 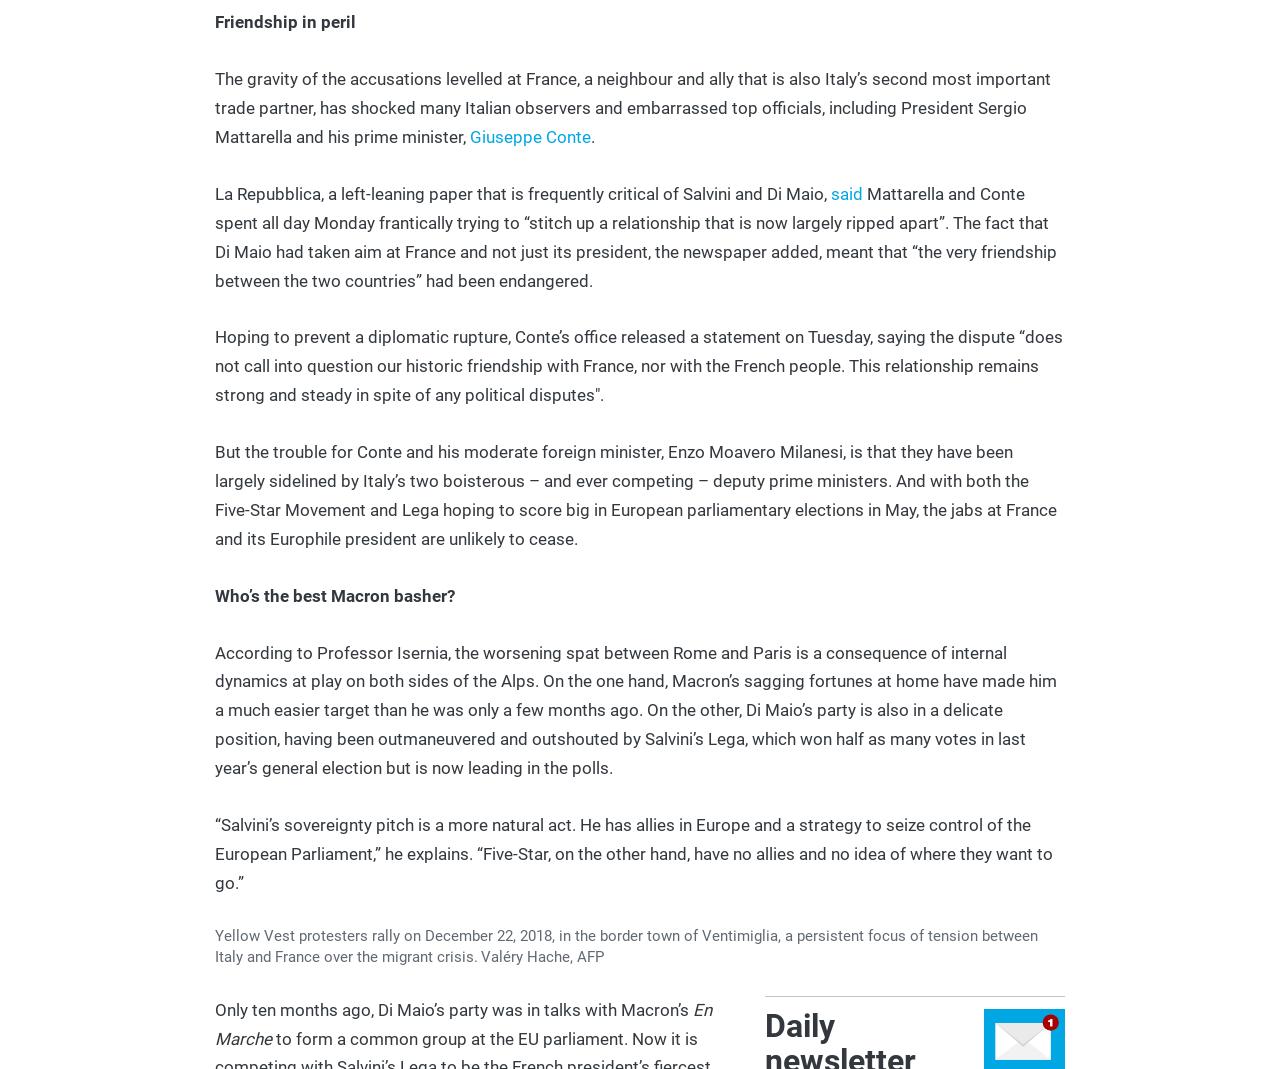 What do you see at coordinates (635, 709) in the screenshot?
I see `'According to Professor Isernia, the worsening spat between Rome and Paris is a consequence of internal dynamics at play on both sides of the Alps. On the one hand, Macron’s sagging fortunes at home have made him a much easier target than he was only a few months ago. On the other, Di Maio’s party is also in a delicate position, having been outmaneuvered and outshouted by Salvini’s Lega, which won half as many votes in last year’s general election but is now leading in the polls.'` at bounding box center [635, 709].